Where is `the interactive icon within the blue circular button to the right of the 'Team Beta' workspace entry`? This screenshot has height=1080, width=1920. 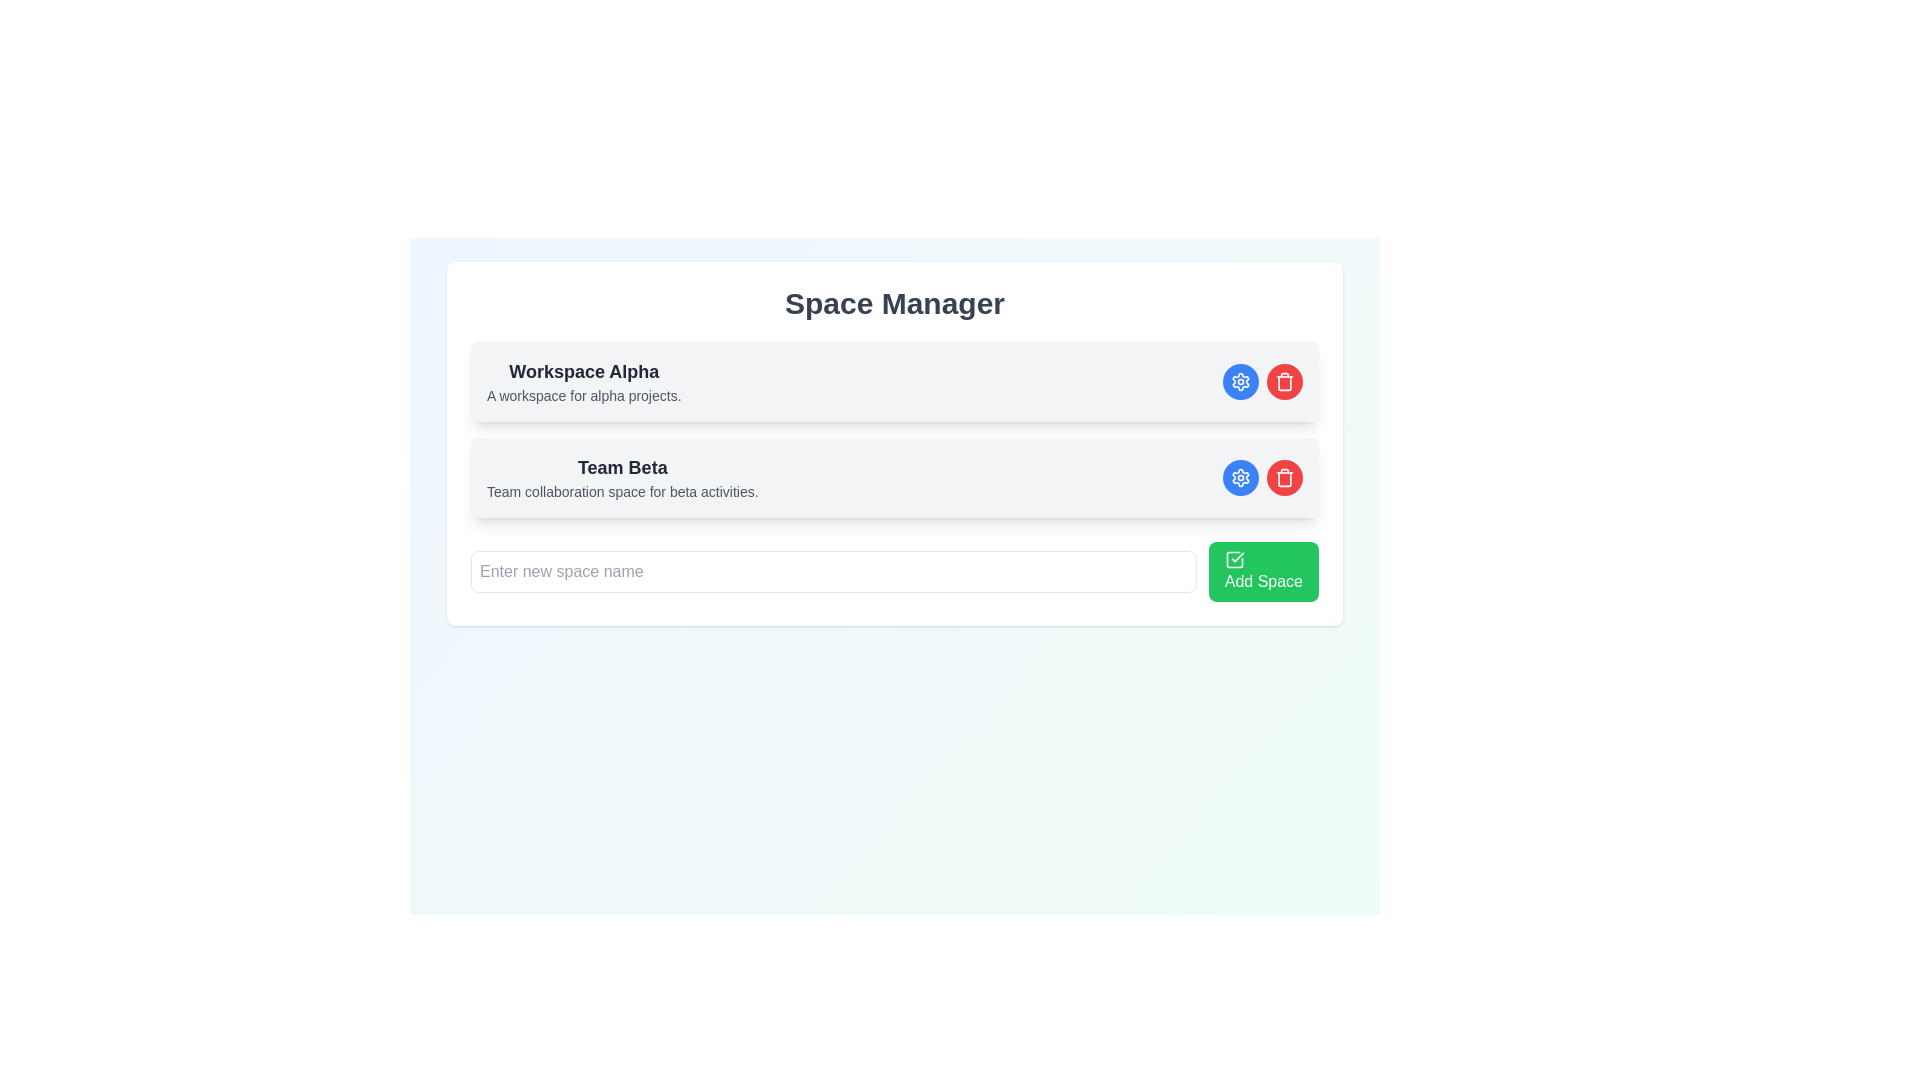 the interactive icon within the blue circular button to the right of the 'Team Beta' workspace entry is located at coordinates (1240, 478).